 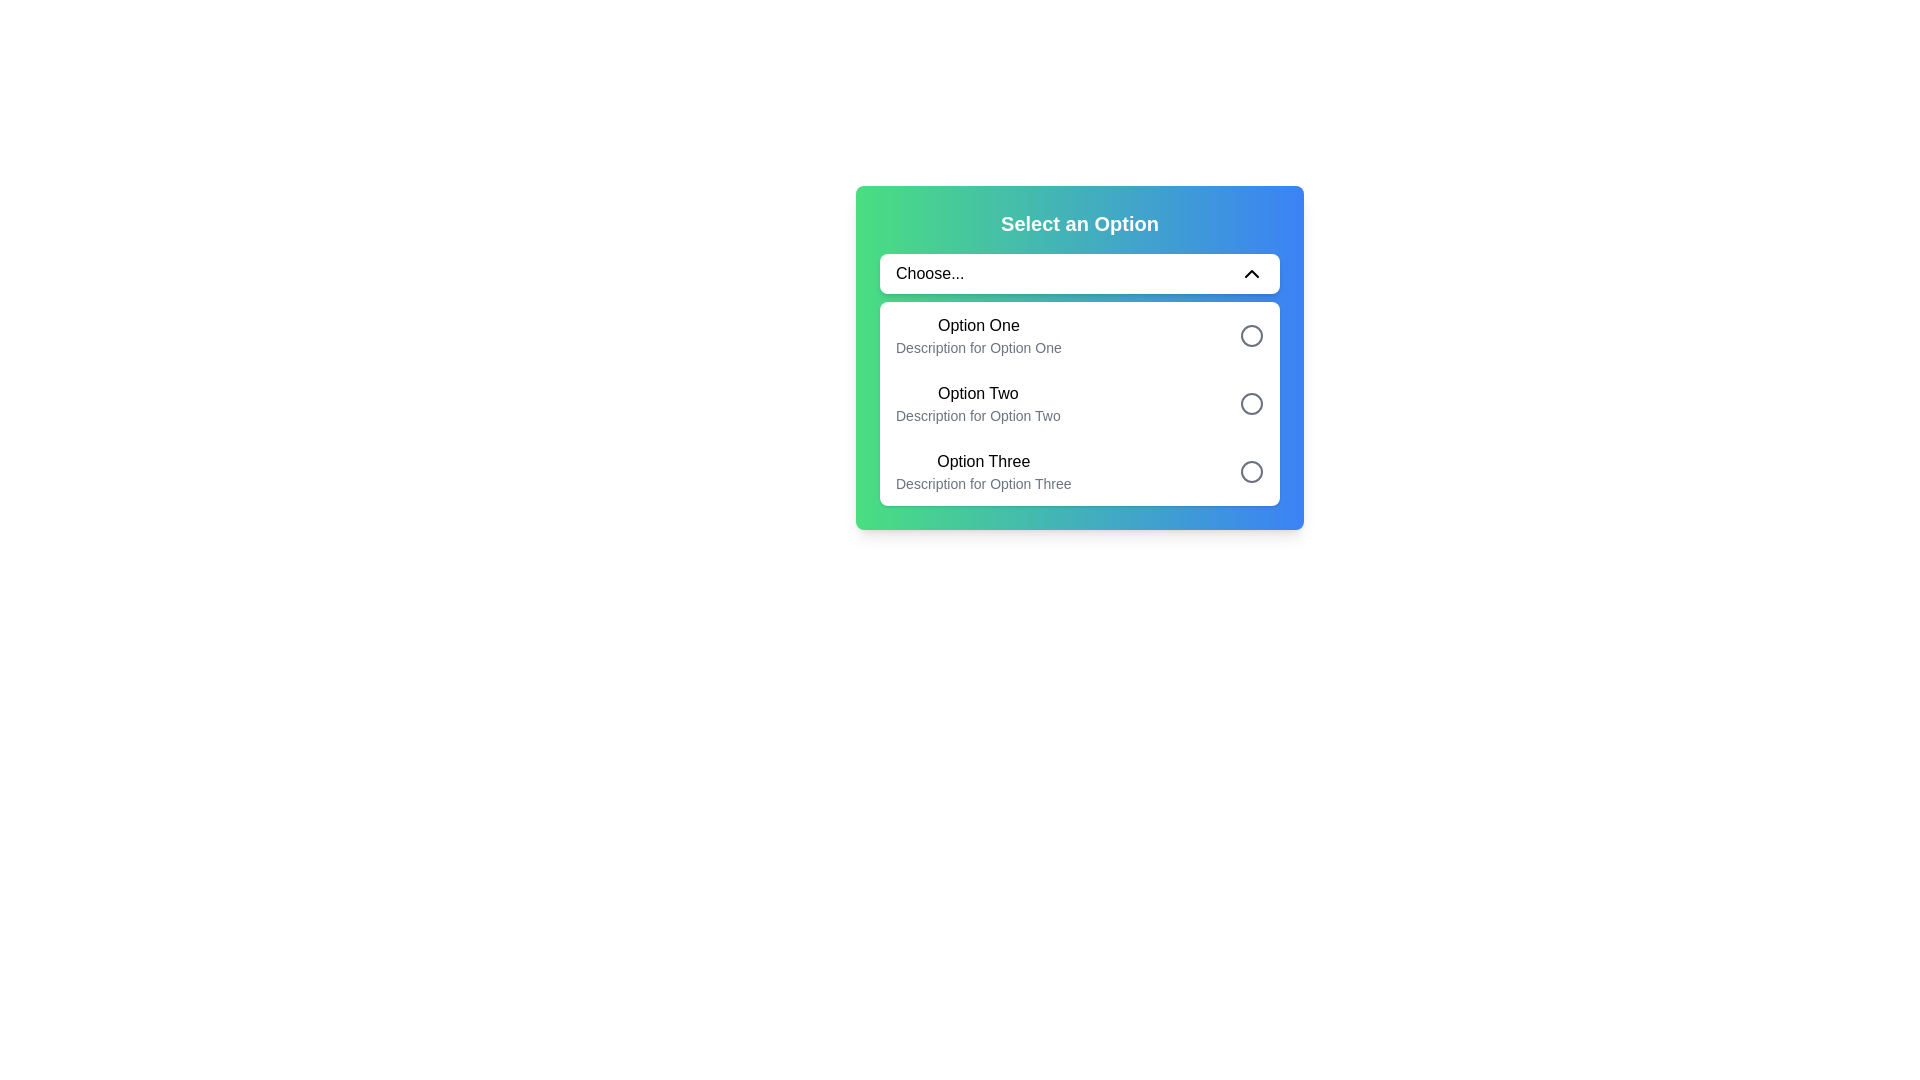 What do you see at coordinates (1251, 471) in the screenshot?
I see `the radio button styled as an empty ring with a thin gray border, located under the 'Option Three' label in the dropdown list` at bounding box center [1251, 471].